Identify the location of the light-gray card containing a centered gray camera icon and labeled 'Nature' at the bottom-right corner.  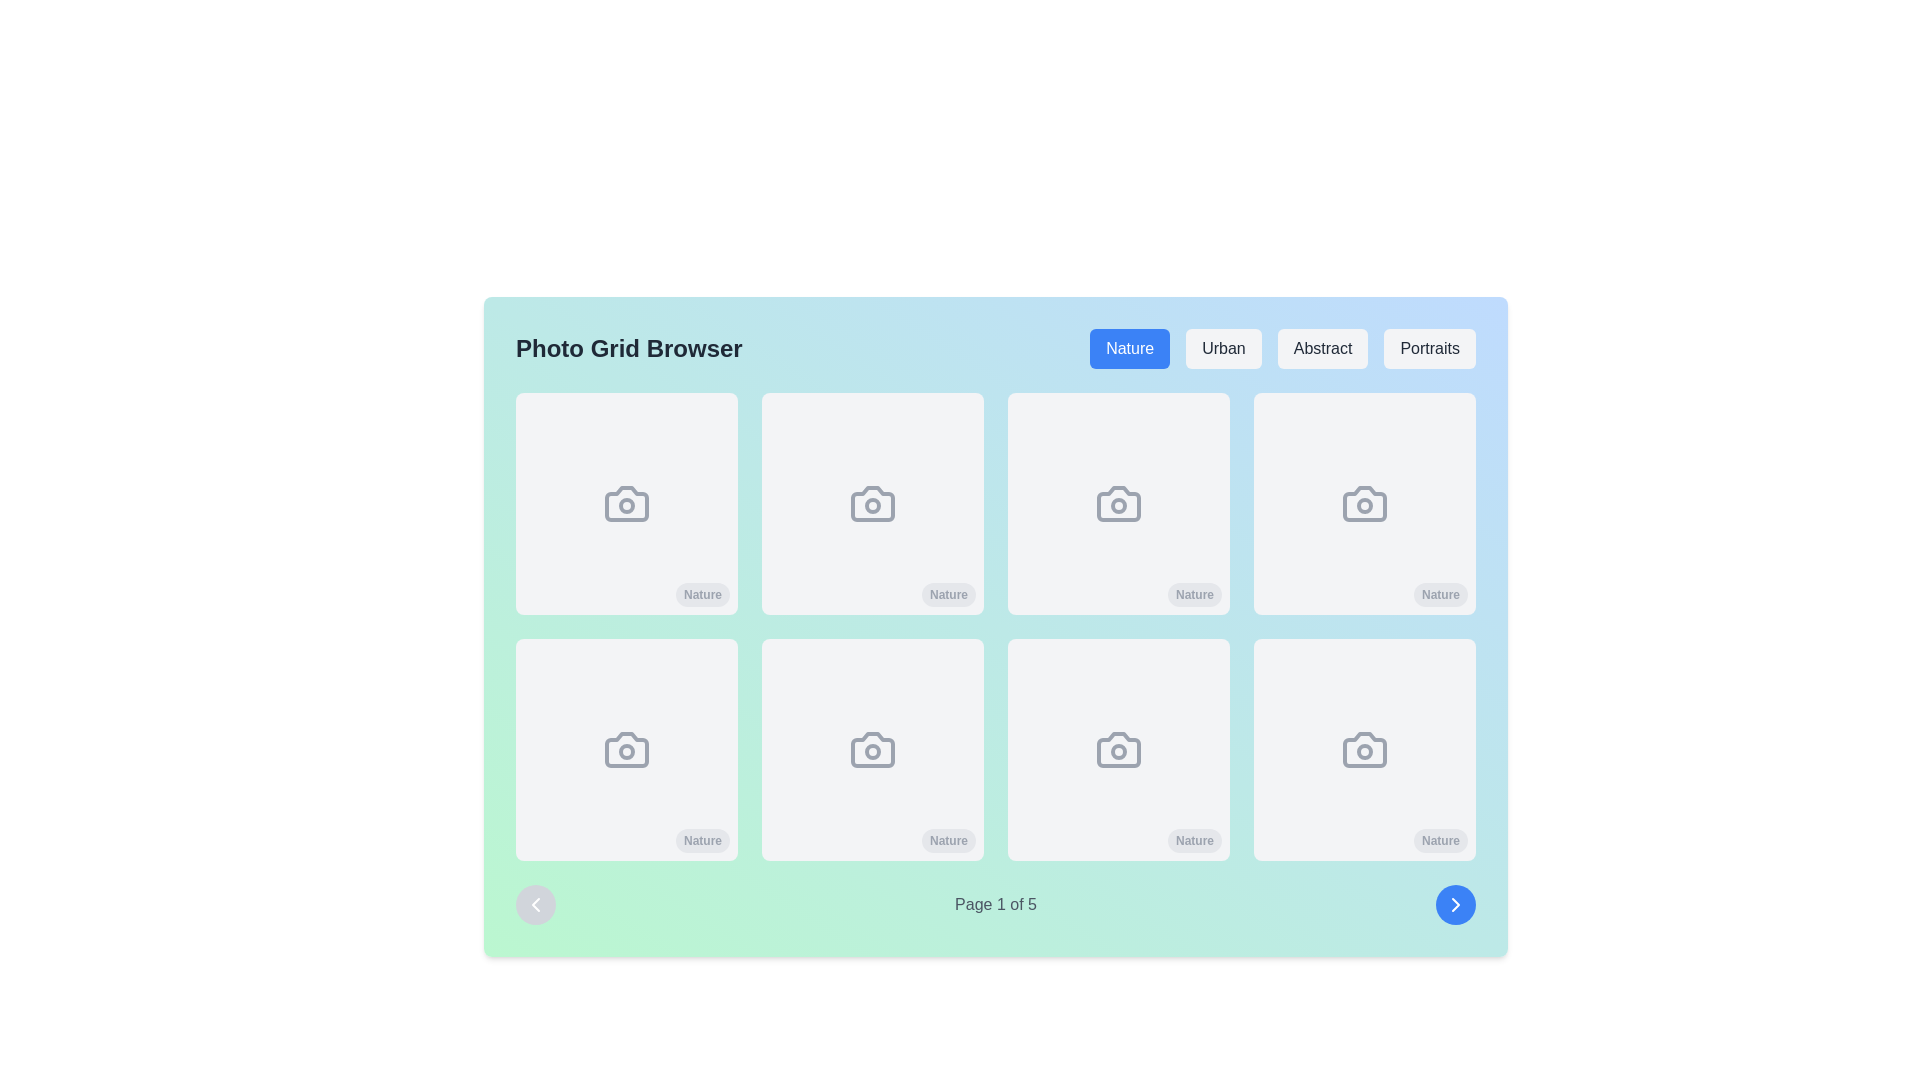
(873, 503).